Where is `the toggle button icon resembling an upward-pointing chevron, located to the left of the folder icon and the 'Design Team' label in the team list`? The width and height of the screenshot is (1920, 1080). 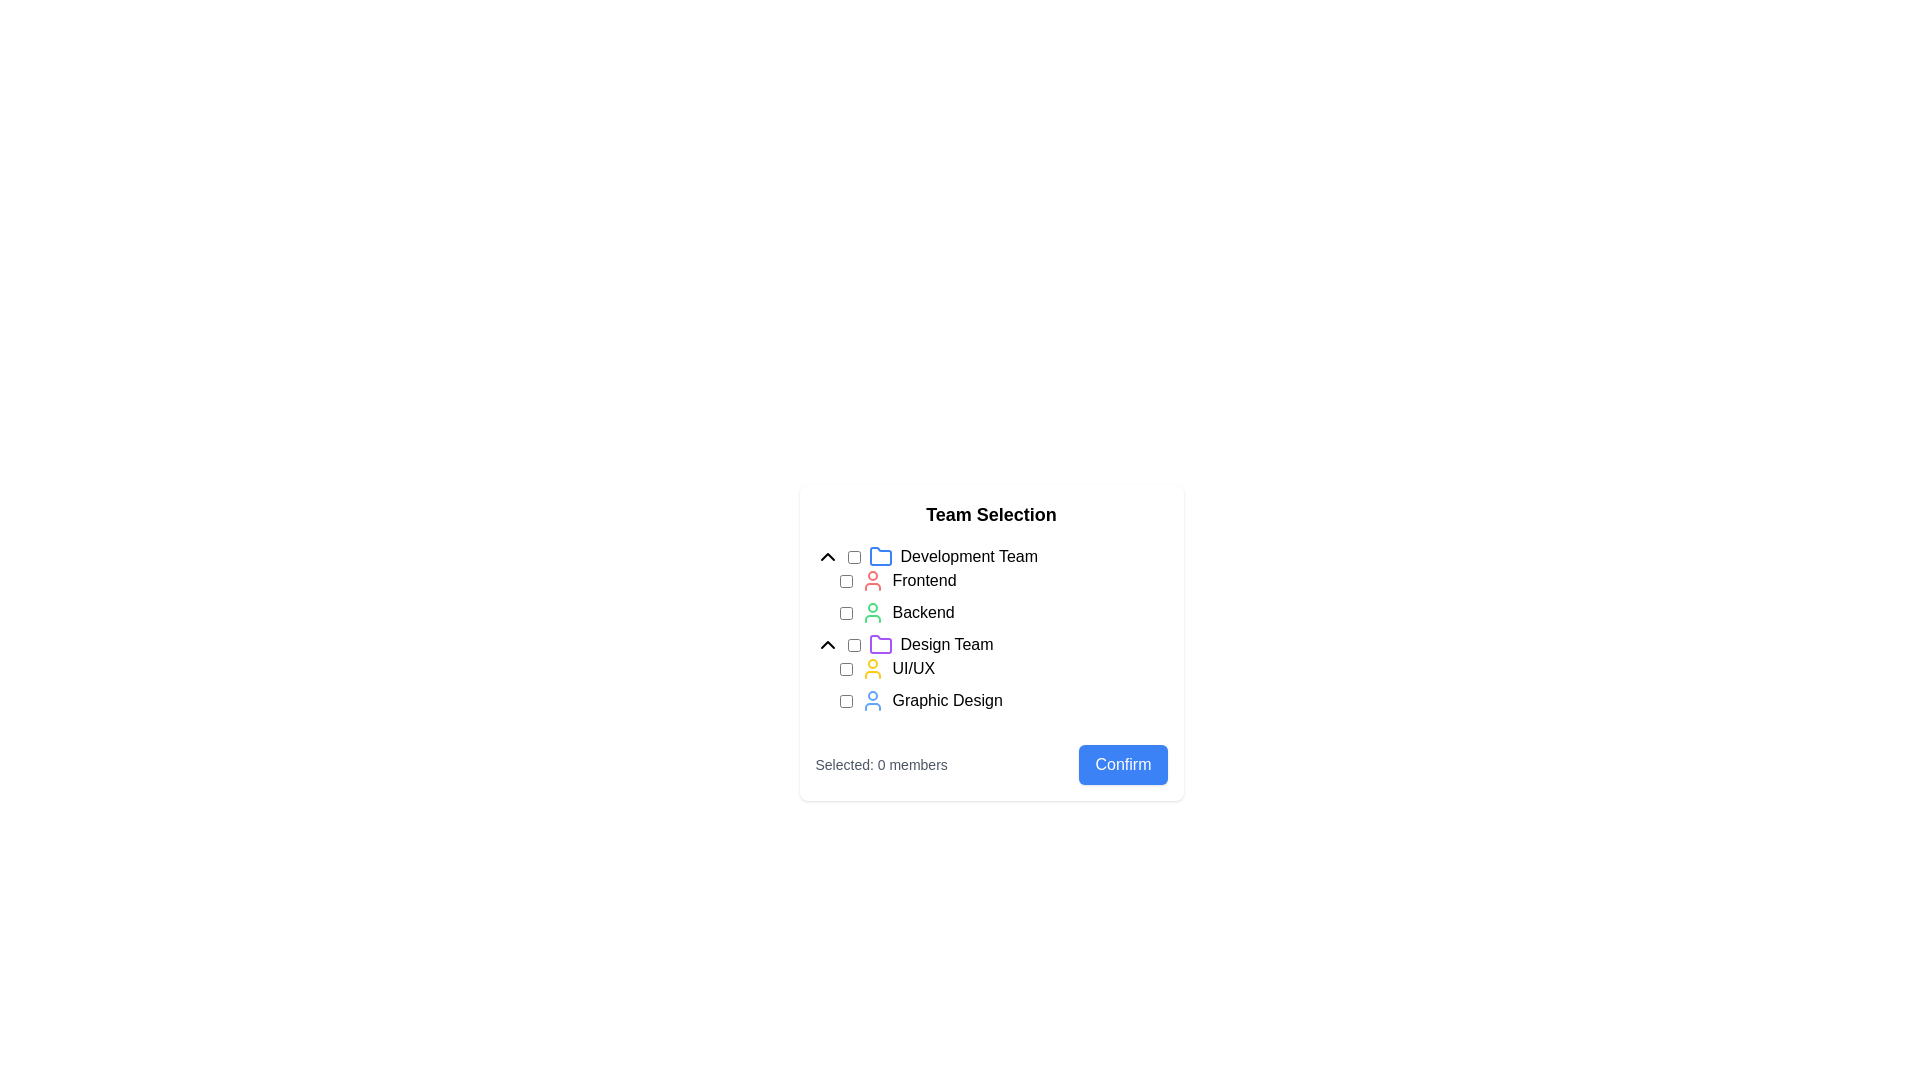 the toggle button icon resembling an upward-pointing chevron, located to the left of the folder icon and the 'Design Team' label in the team list is located at coordinates (827, 644).